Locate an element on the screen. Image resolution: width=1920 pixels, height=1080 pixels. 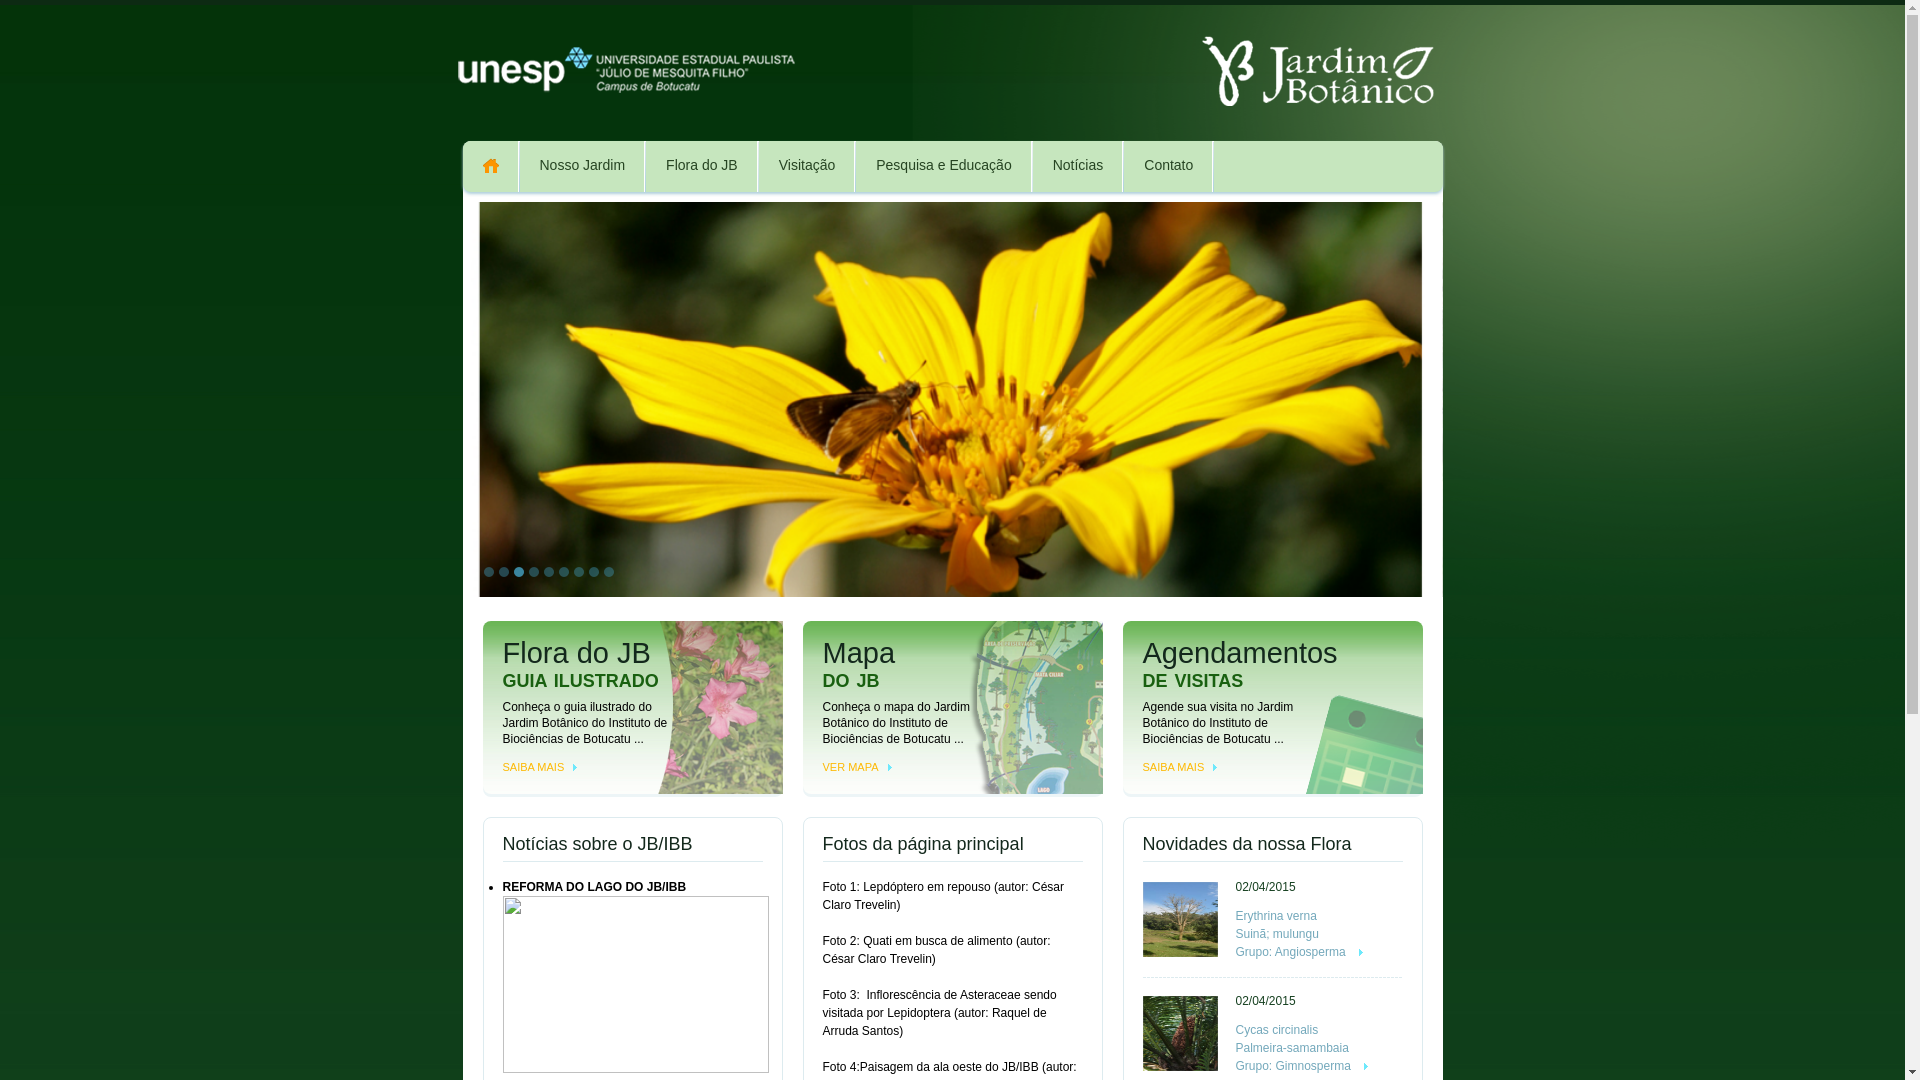
'unesp botucatu' is located at coordinates (449, 71).